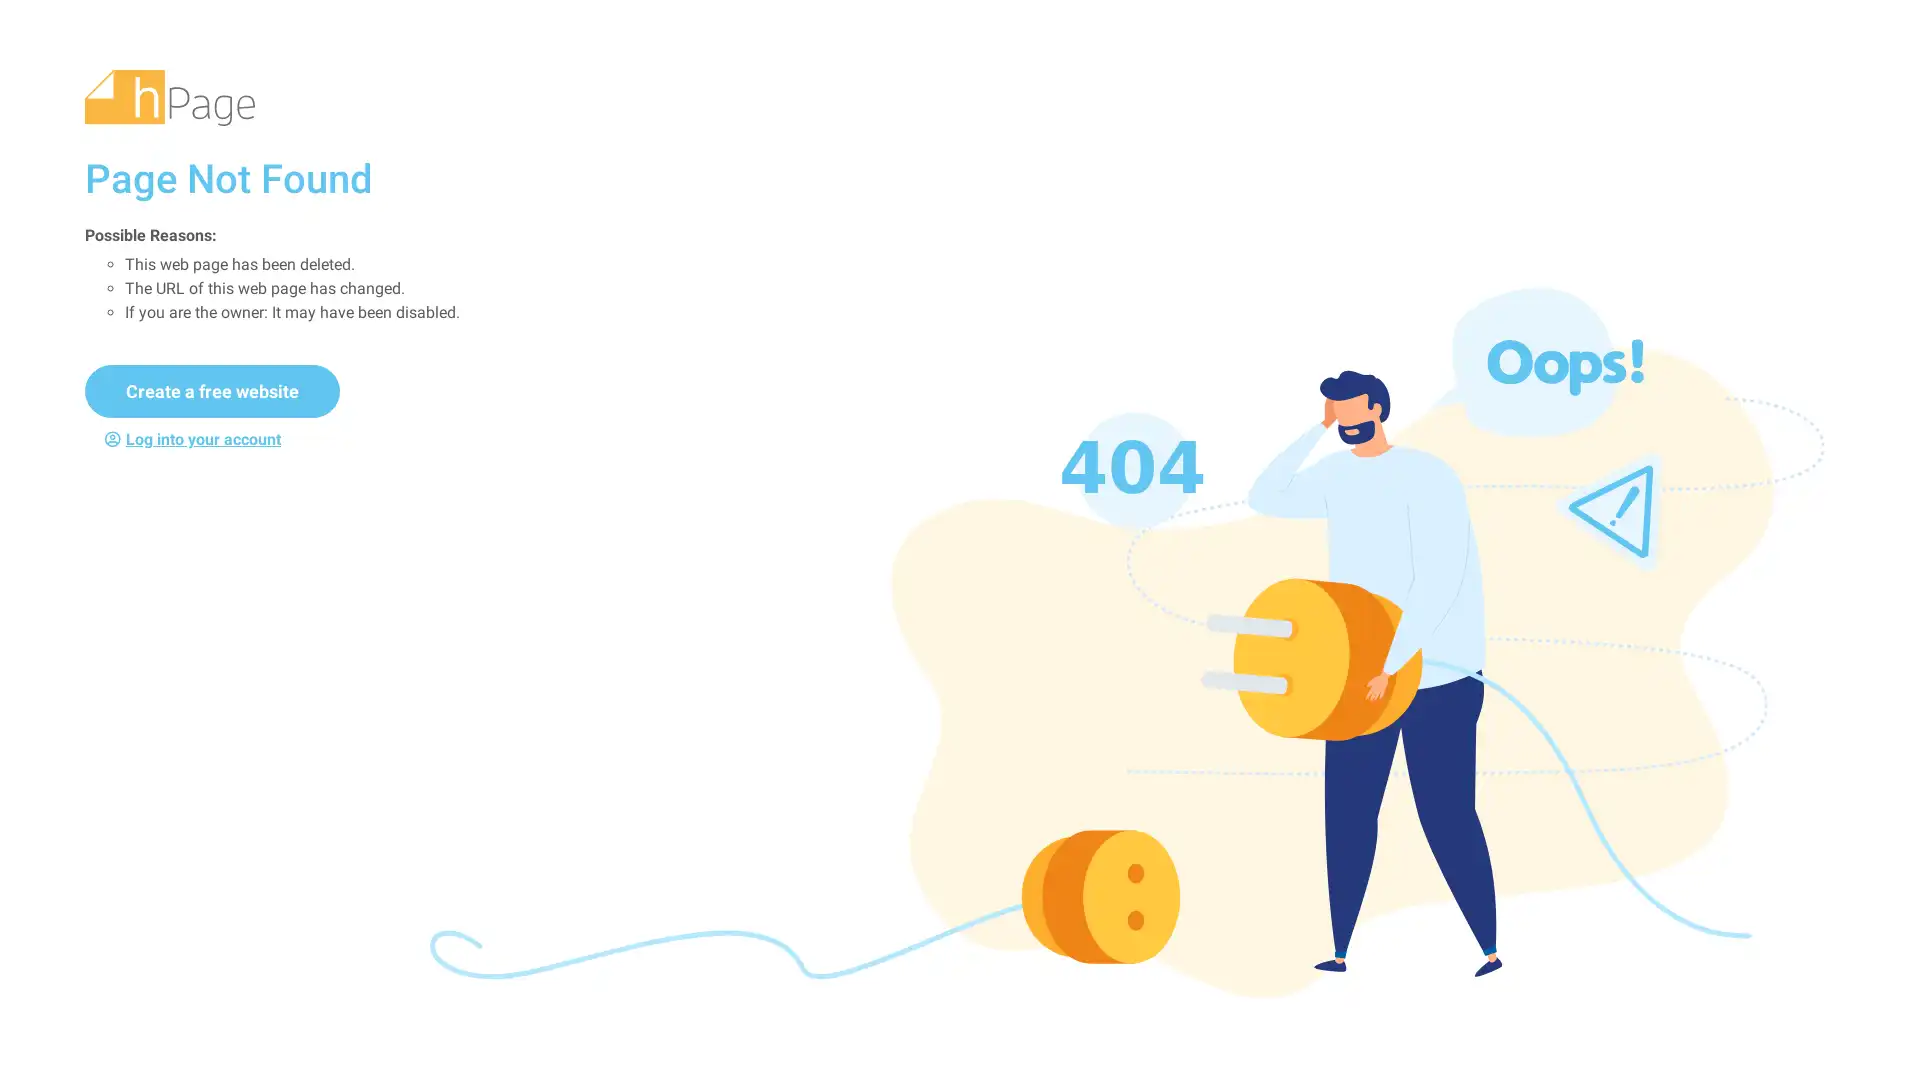 The height and width of the screenshot is (1080, 1920). Describe the element at coordinates (212, 390) in the screenshot. I see `Create a free website` at that location.